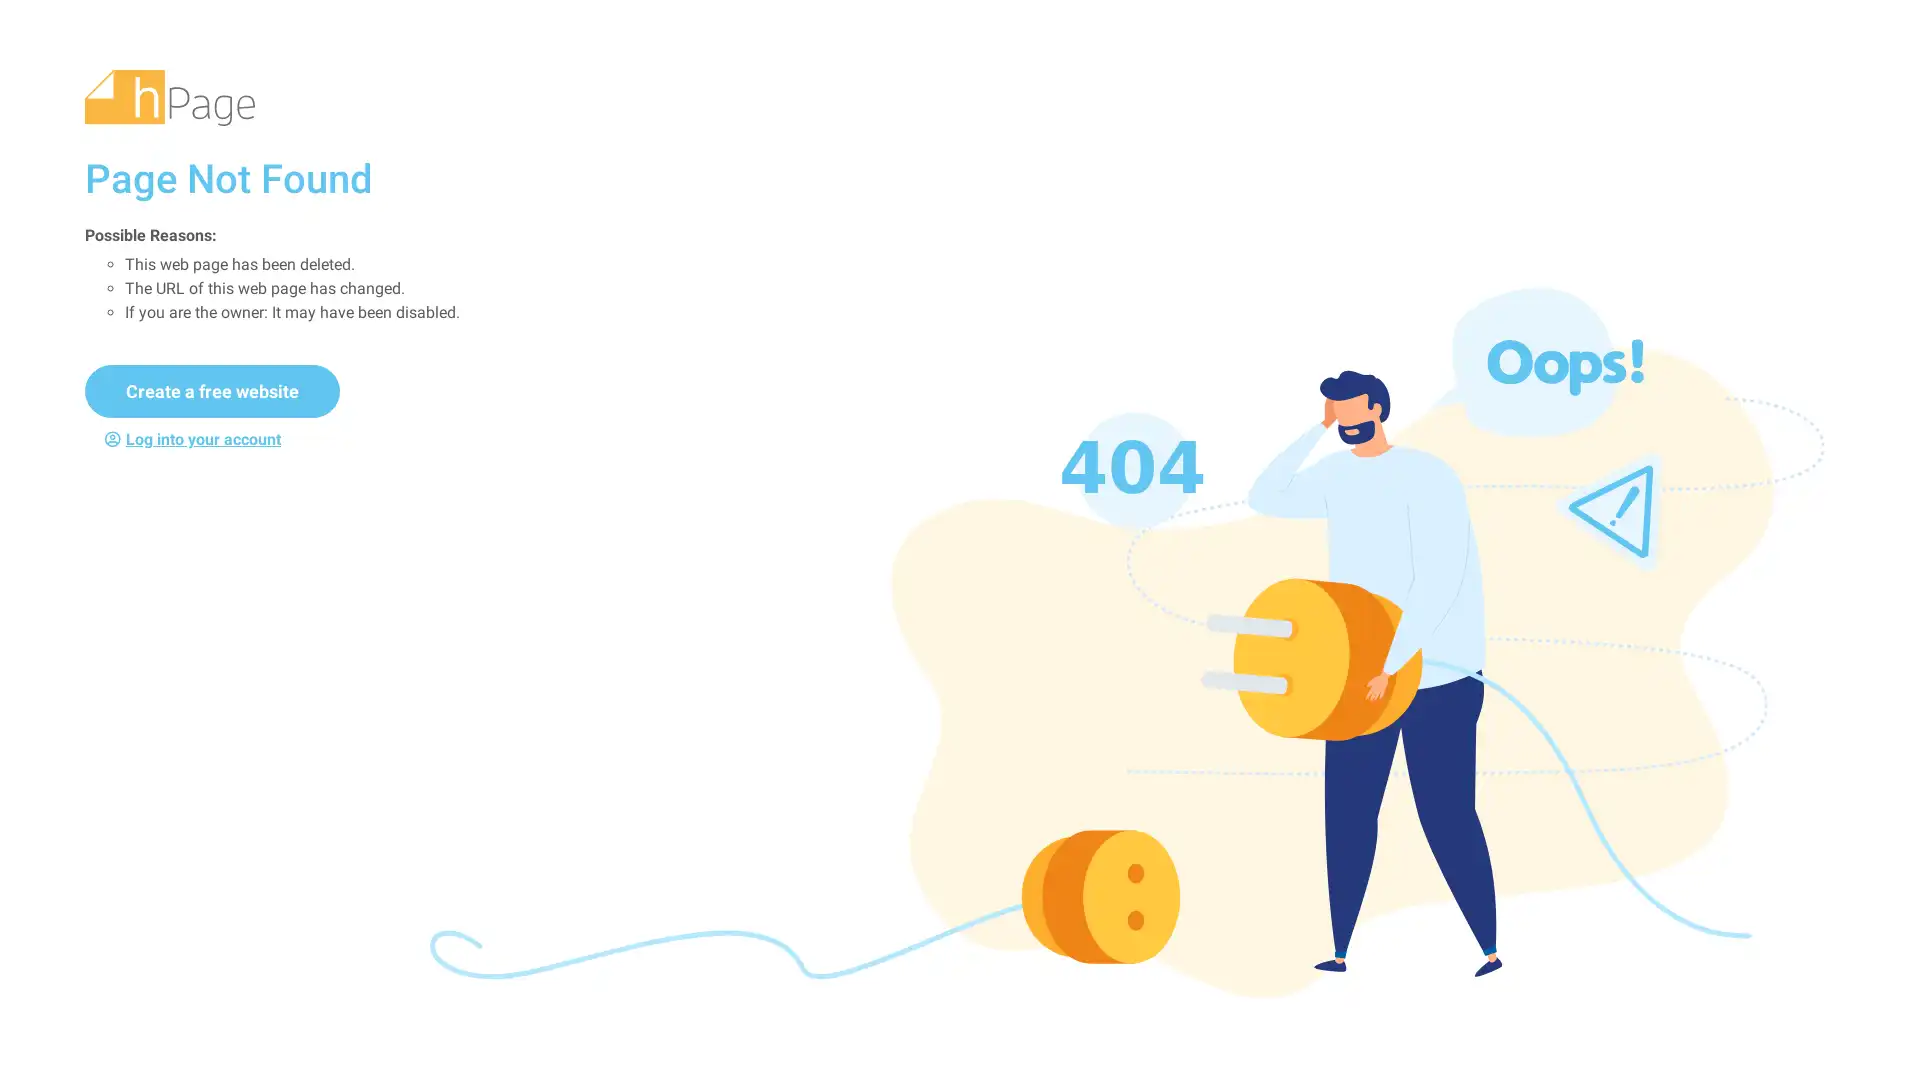 The height and width of the screenshot is (1080, 1920). Describe the element at coordinates (212, 390) in the screenshot. I see `Create a free website` at that location.